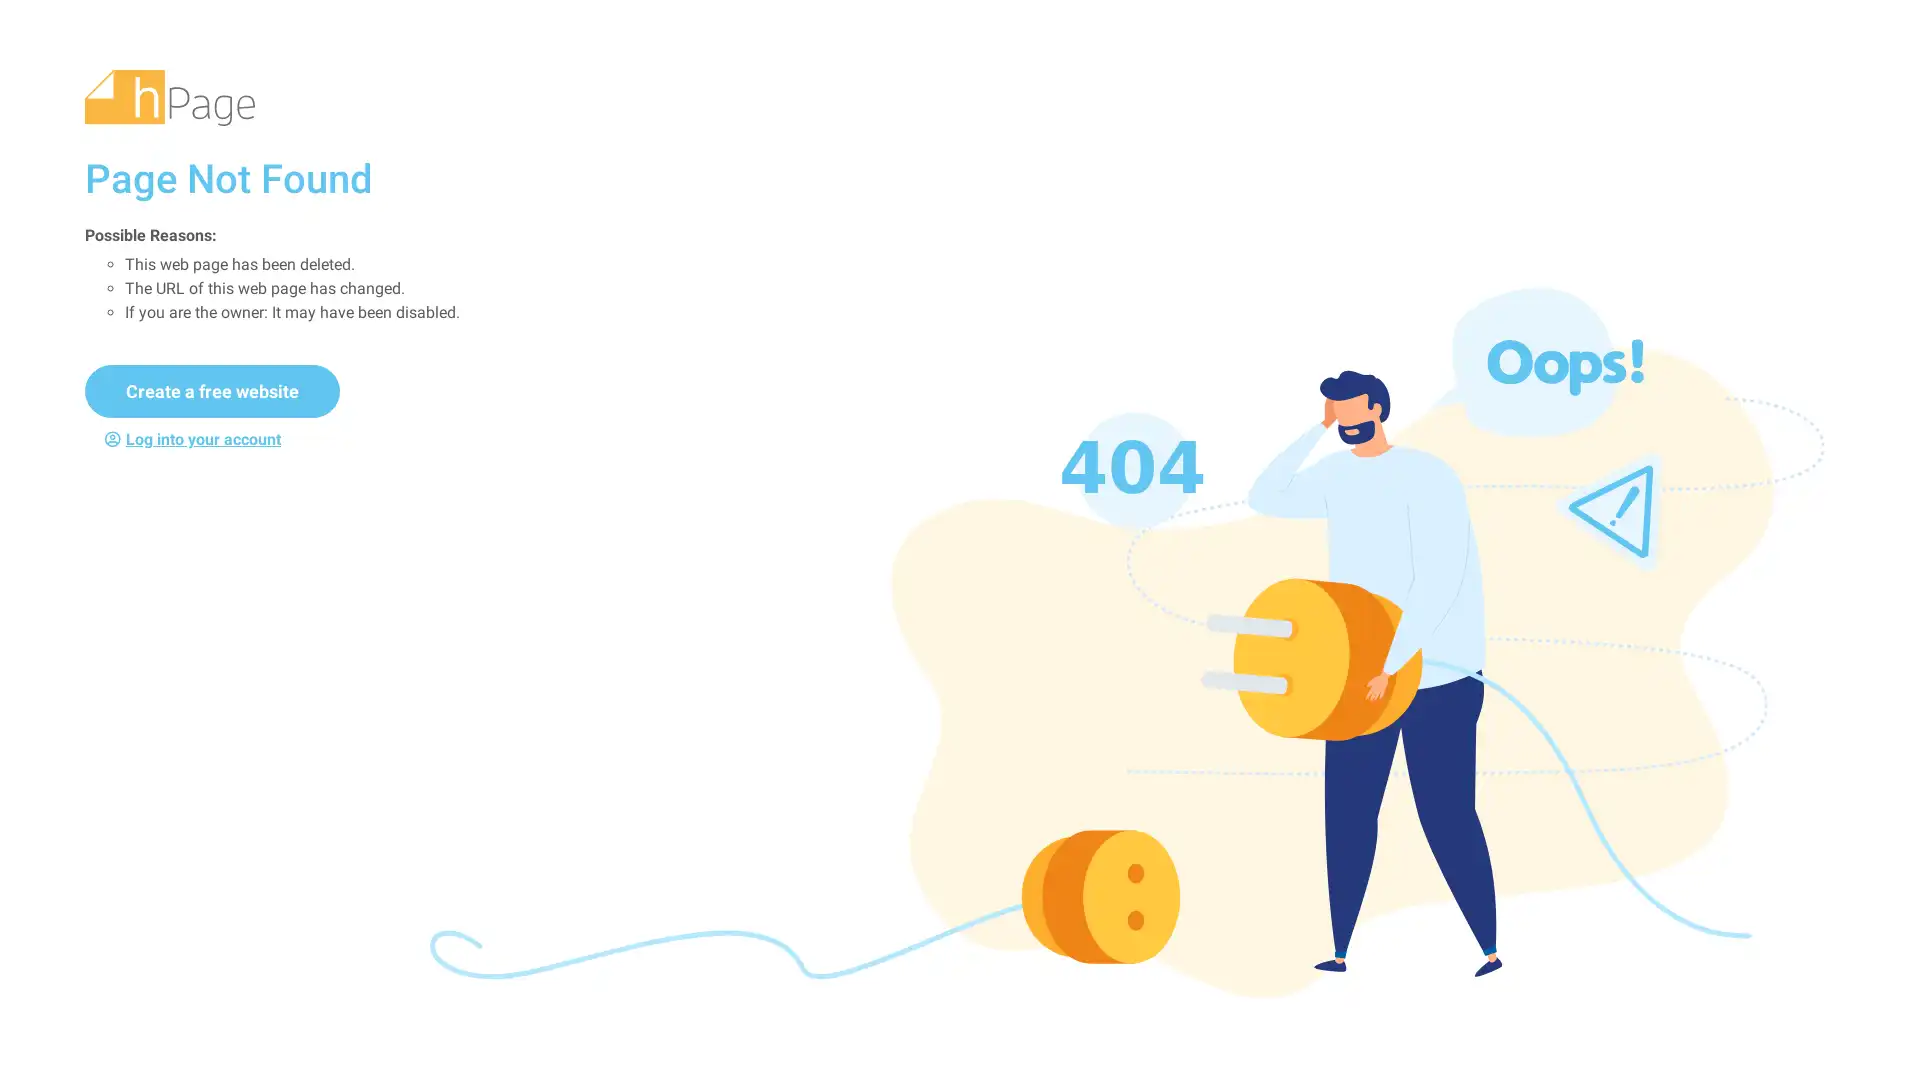 The height and width of the screenshot is (1080, 1920). Describe the element at coordinates (212, 390) in the screenshot. I see `Create a free website` at that location.